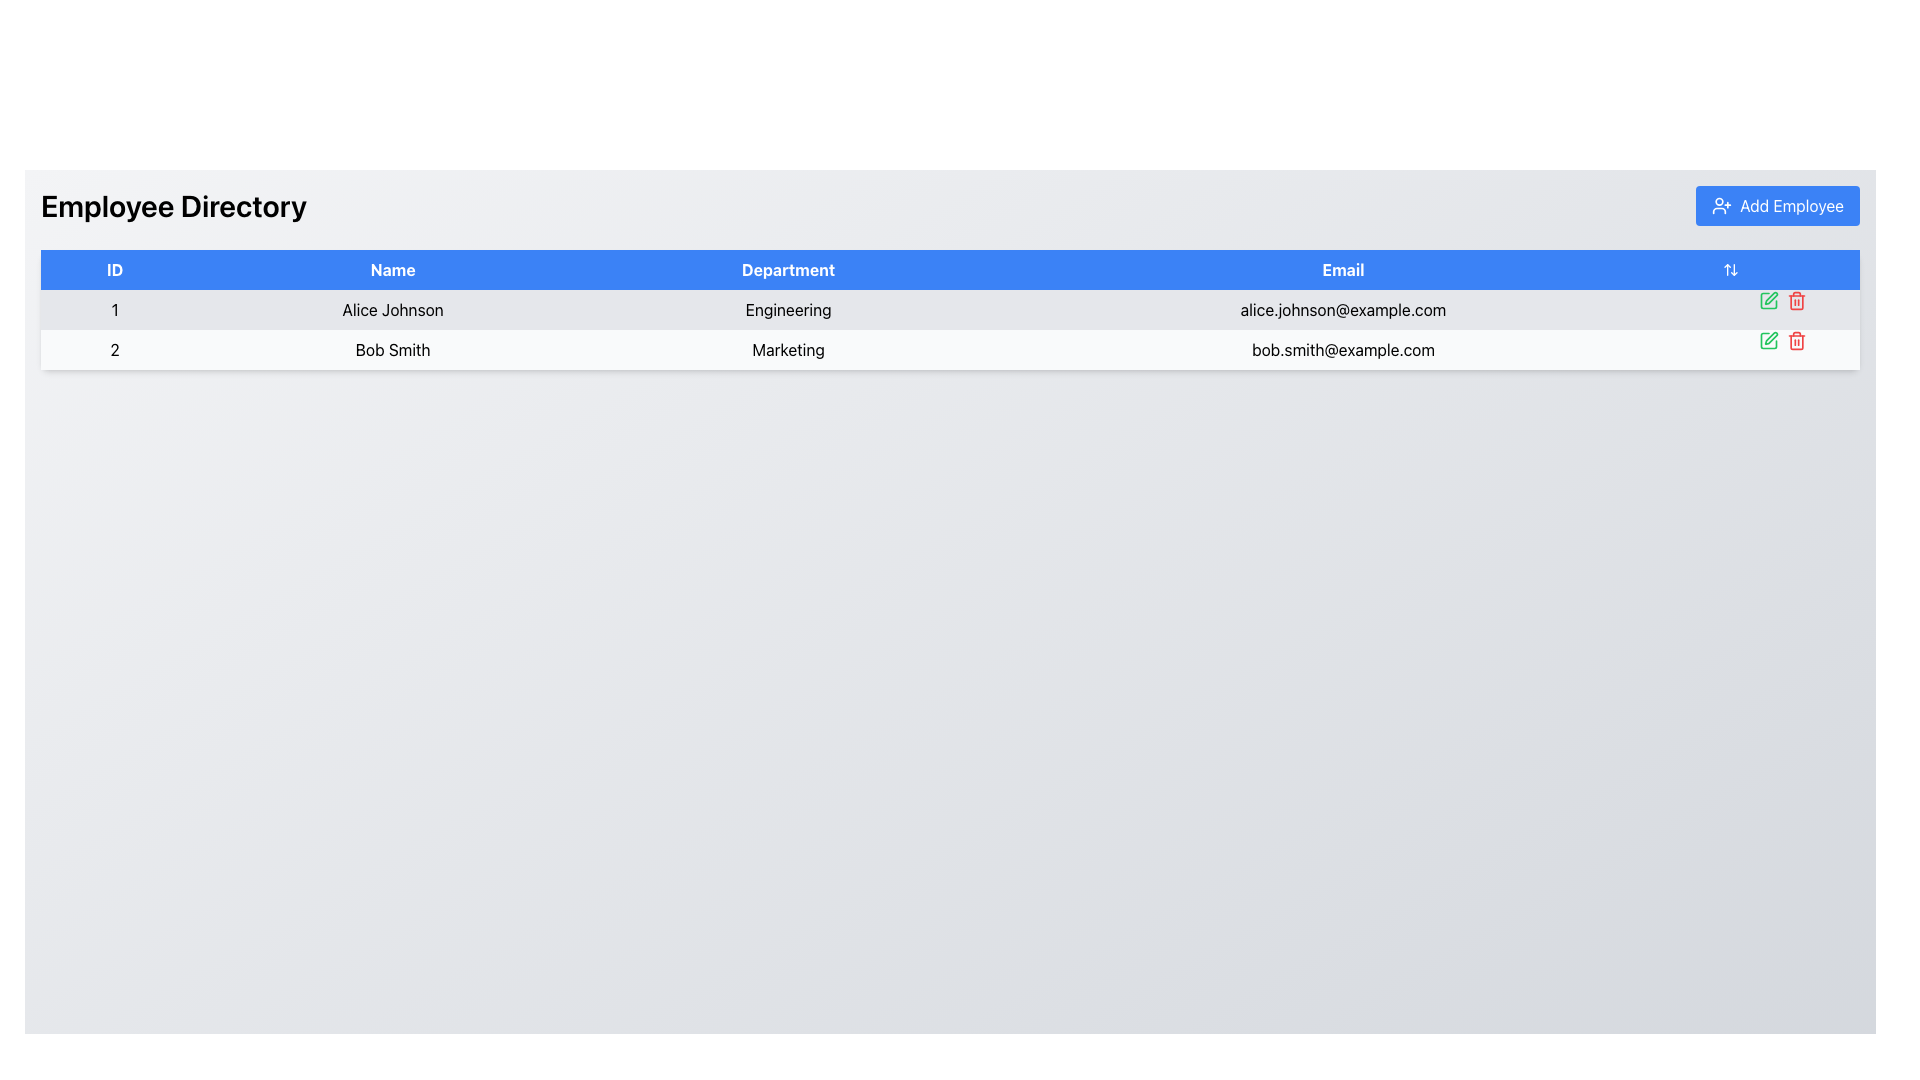 This screenshot has height=1080, width=1920. I want to click on the 'Department' text header, which is the third header in a row of column headers within a table, displayed on a blue background with white text, so click(787, 270).